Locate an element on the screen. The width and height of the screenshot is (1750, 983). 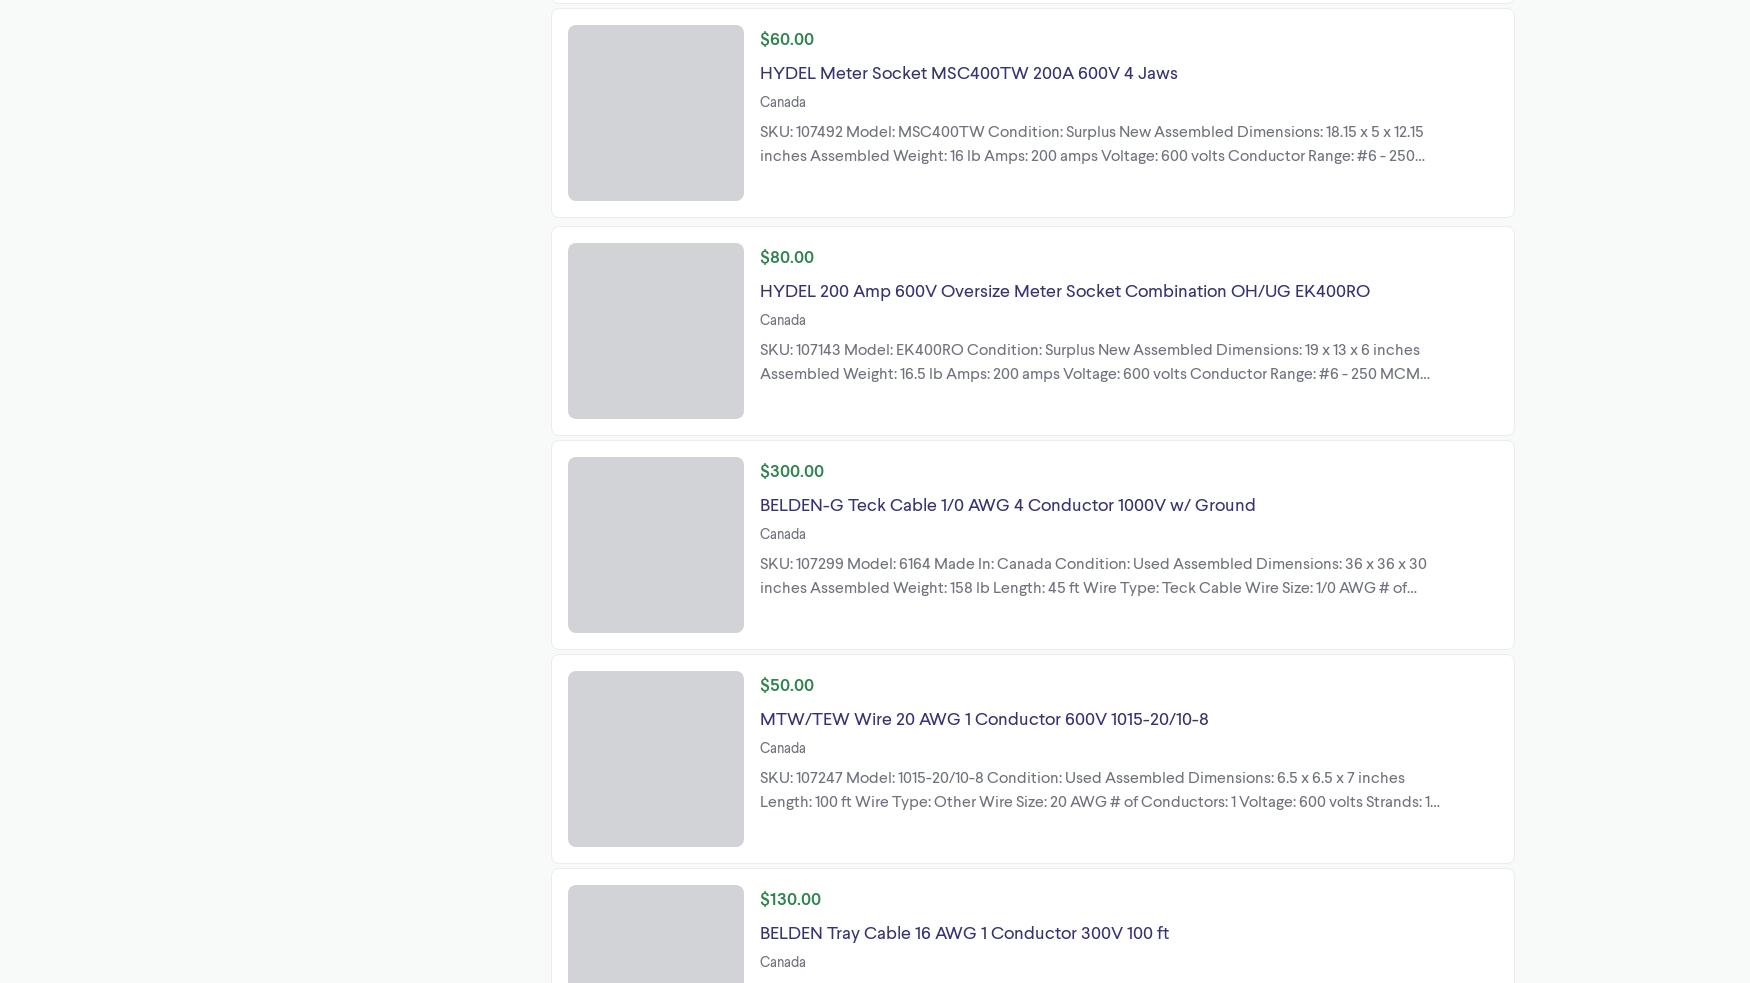
'$60.00' is located at coordinates (785, 35).